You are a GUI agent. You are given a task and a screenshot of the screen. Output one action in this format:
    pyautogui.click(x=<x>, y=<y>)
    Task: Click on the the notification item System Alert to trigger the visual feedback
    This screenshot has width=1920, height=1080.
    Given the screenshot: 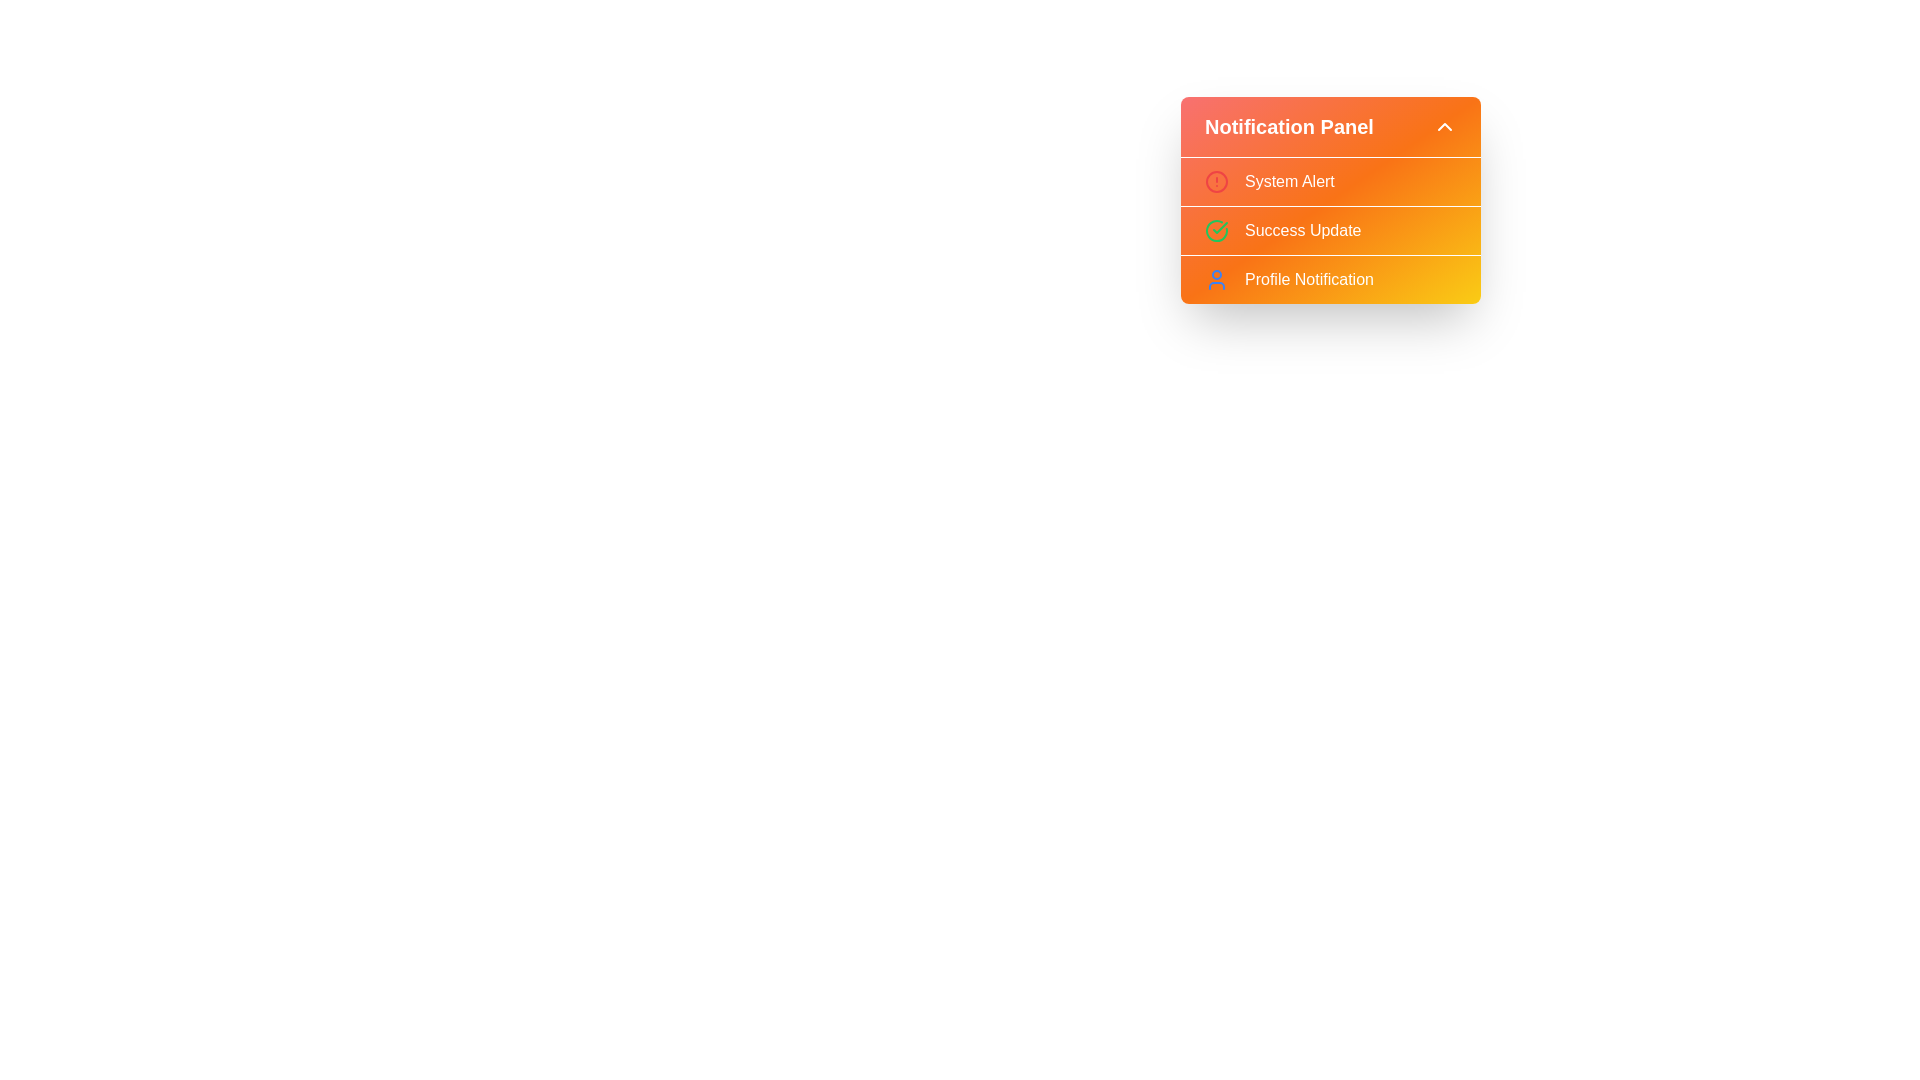 What is the action you would take?
    pyautogui.click(x=1330, y=181)
    